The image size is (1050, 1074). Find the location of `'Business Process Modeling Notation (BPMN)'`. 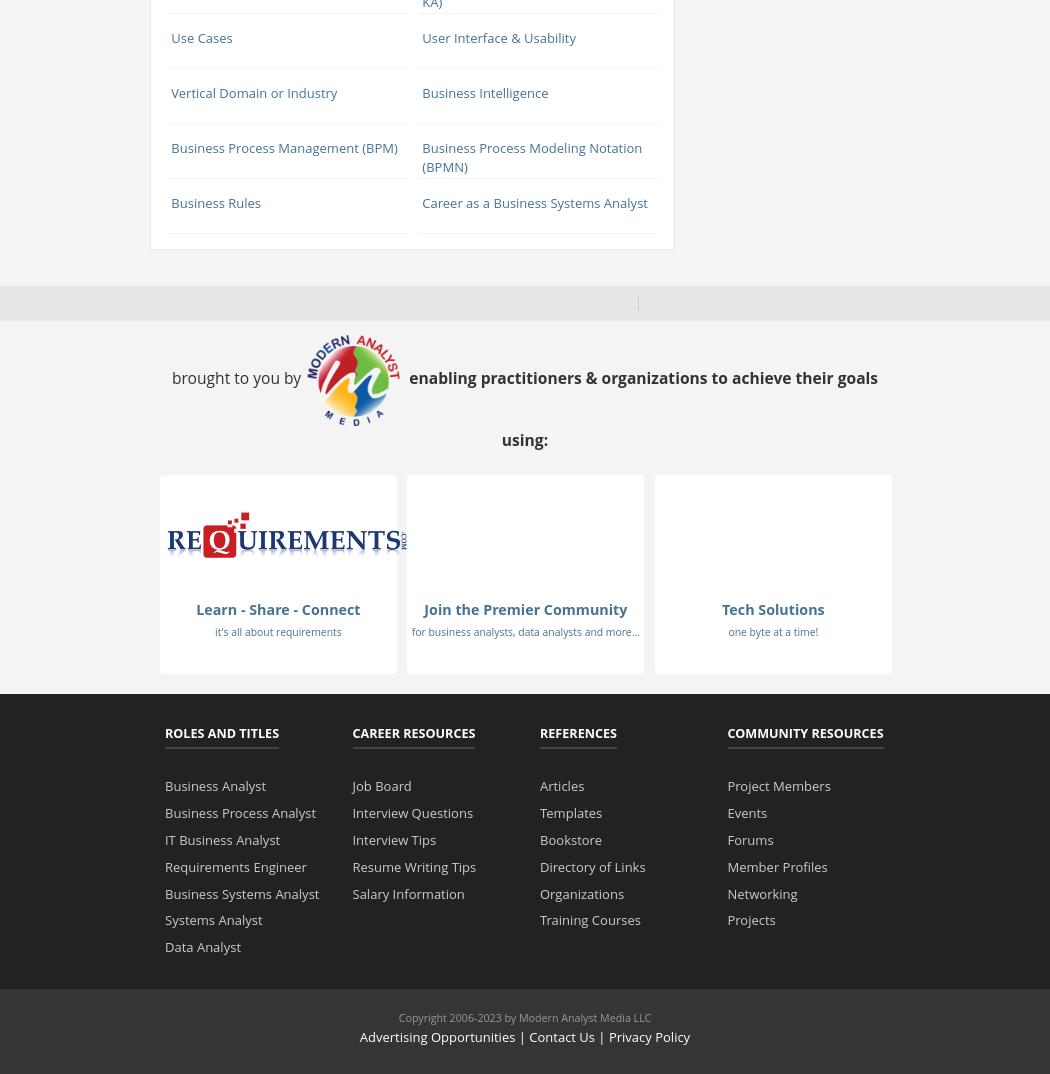

'Business Process Modeling Notation (BPMN)' is located at coordinates (532, 155).